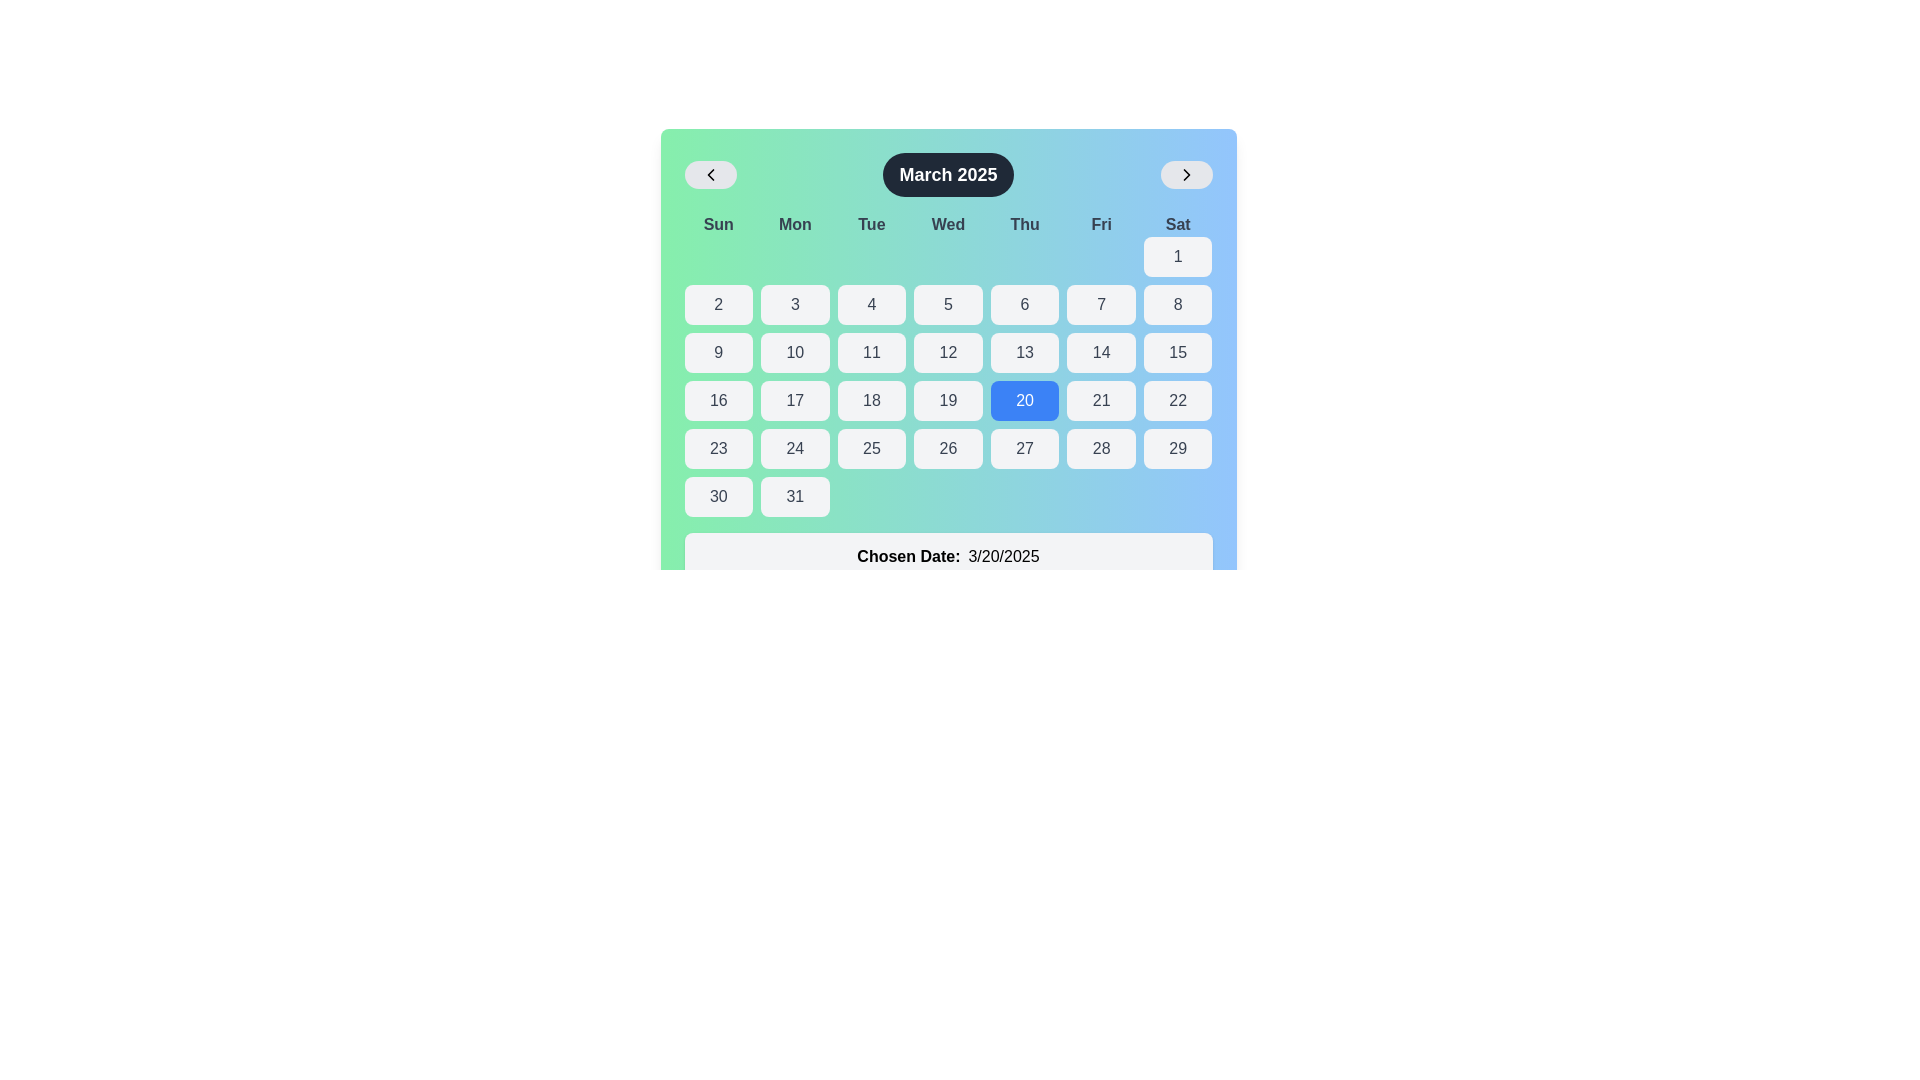 Image resolution: width=1920 pixels, height=1080 pixels. What do you see at coordinates (1178, 224) in the screenshot?
I see `the 'Saturday' text label, which is the last element in a grid of day labels indicating the day of the week` at bounding box center [1178, 224].